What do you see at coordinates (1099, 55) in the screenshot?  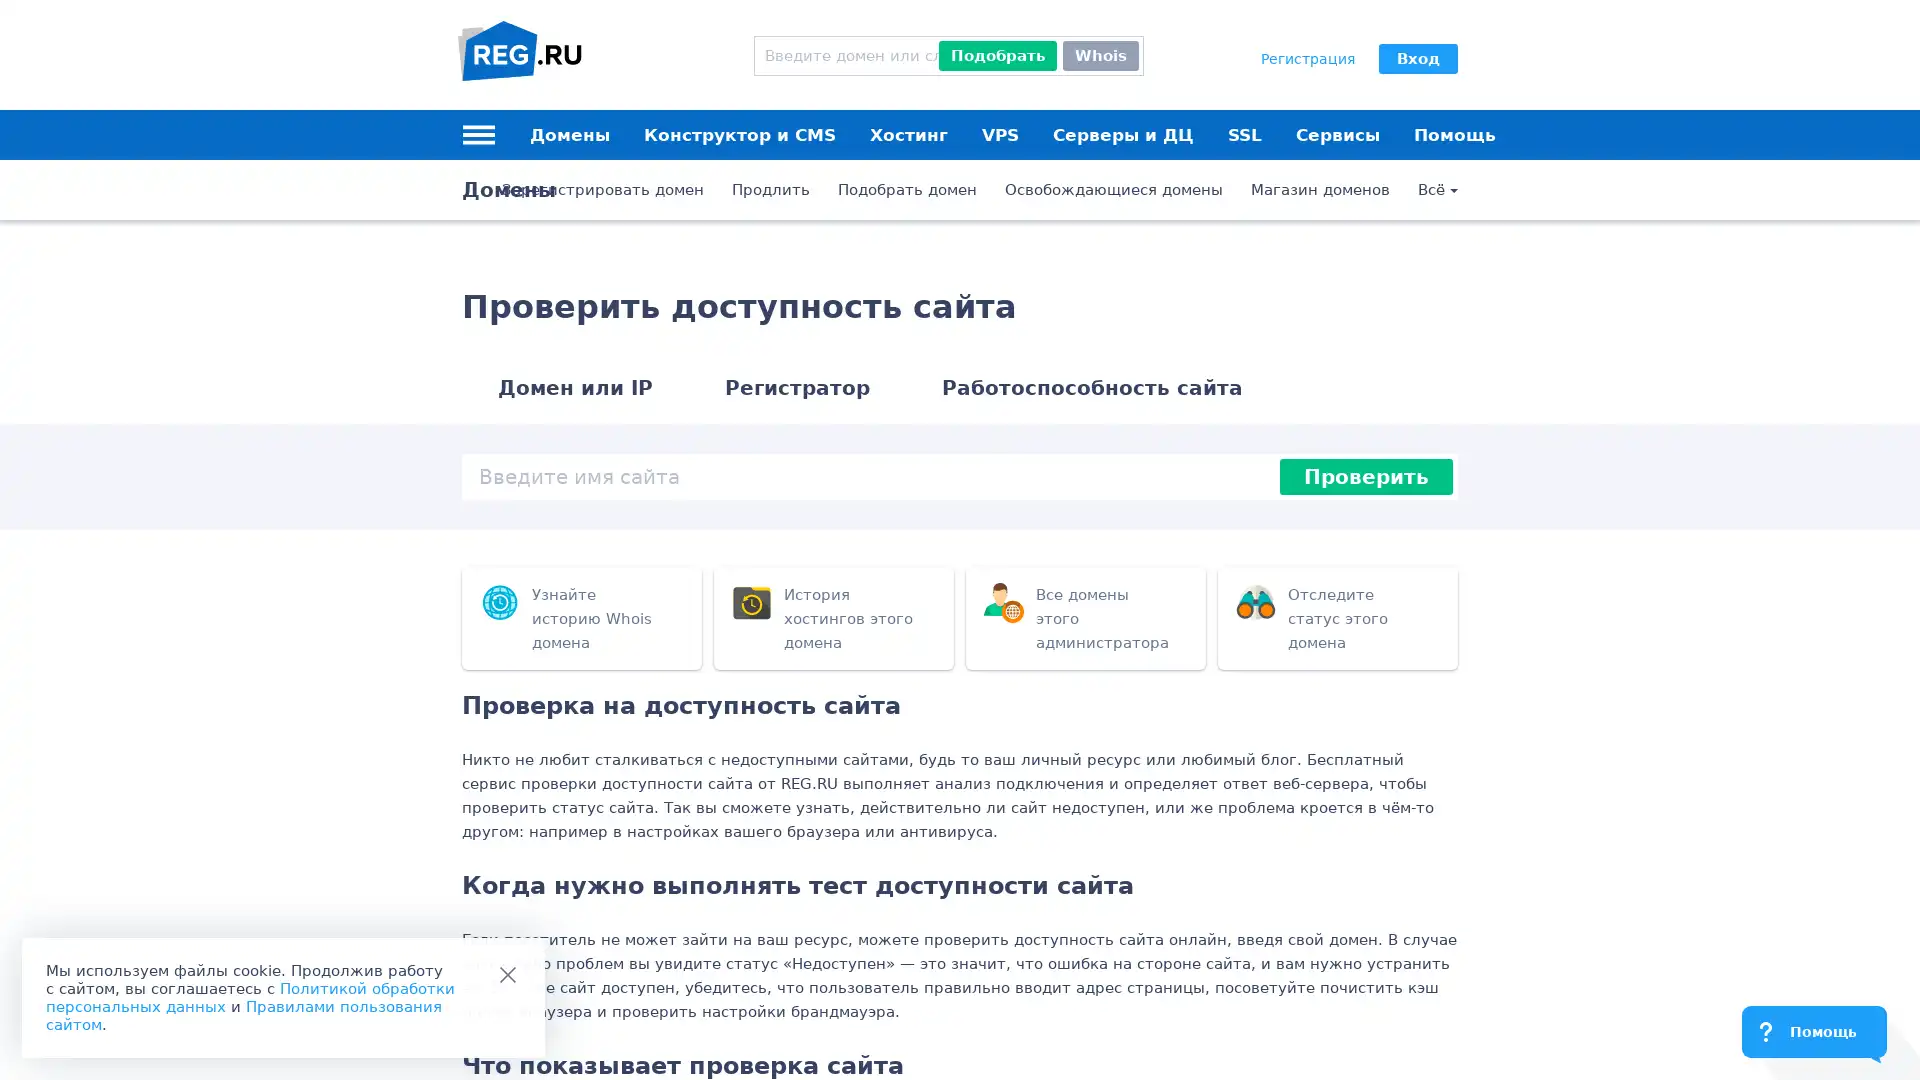 I see `Whois` at bounding box center [1099, 55].